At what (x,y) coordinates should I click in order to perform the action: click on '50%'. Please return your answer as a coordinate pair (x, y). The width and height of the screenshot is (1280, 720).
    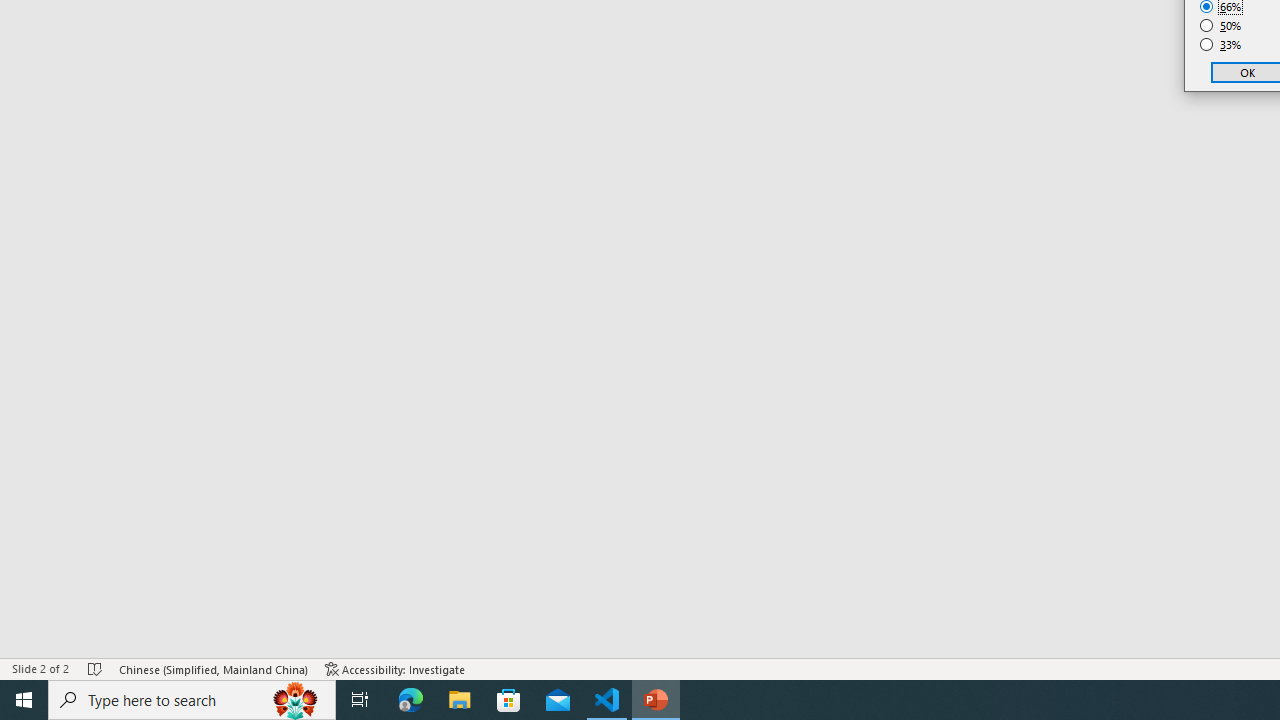
    Looking at the image, I should click on (1220, 25).